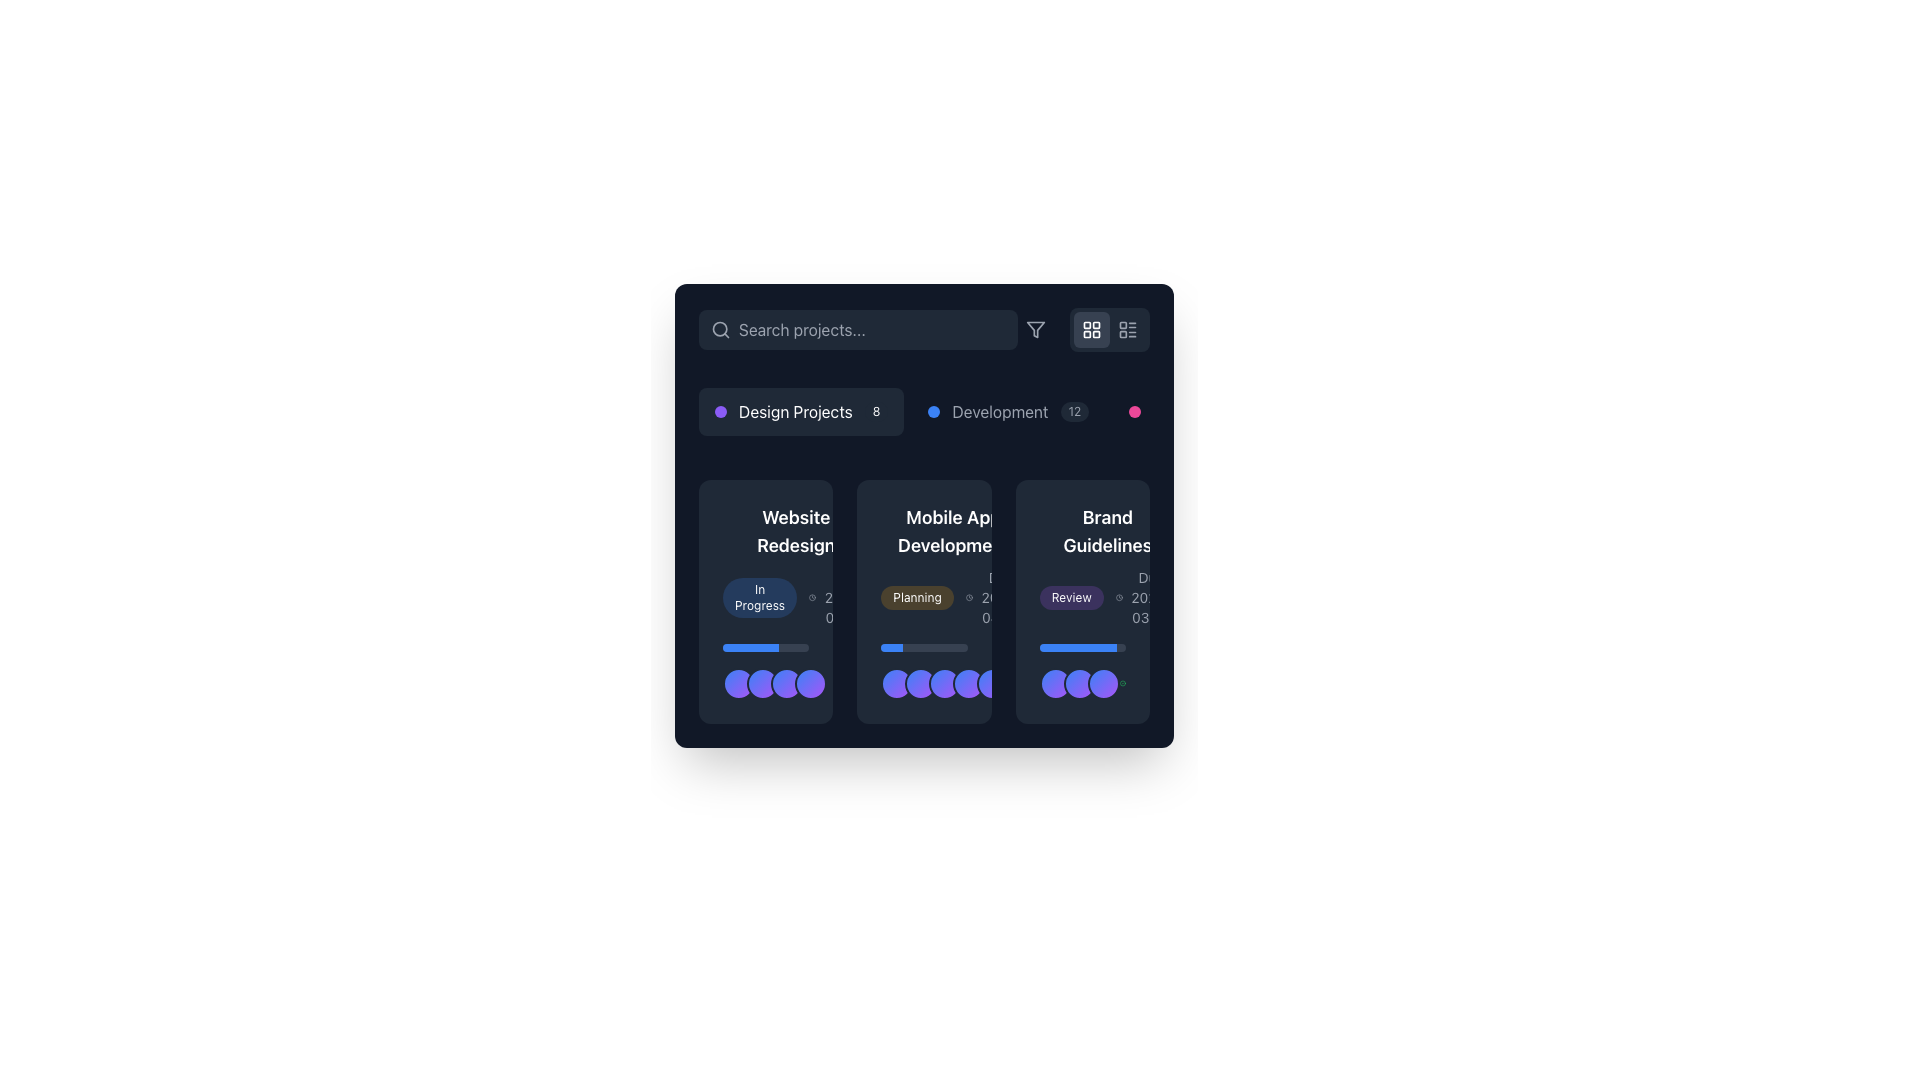 This screenshot has width=1920, height=1080. I want to click on the fourth circular avatar indicator located beneath the progress bar in the 'Mobile App Development' section, so click(969, 682).